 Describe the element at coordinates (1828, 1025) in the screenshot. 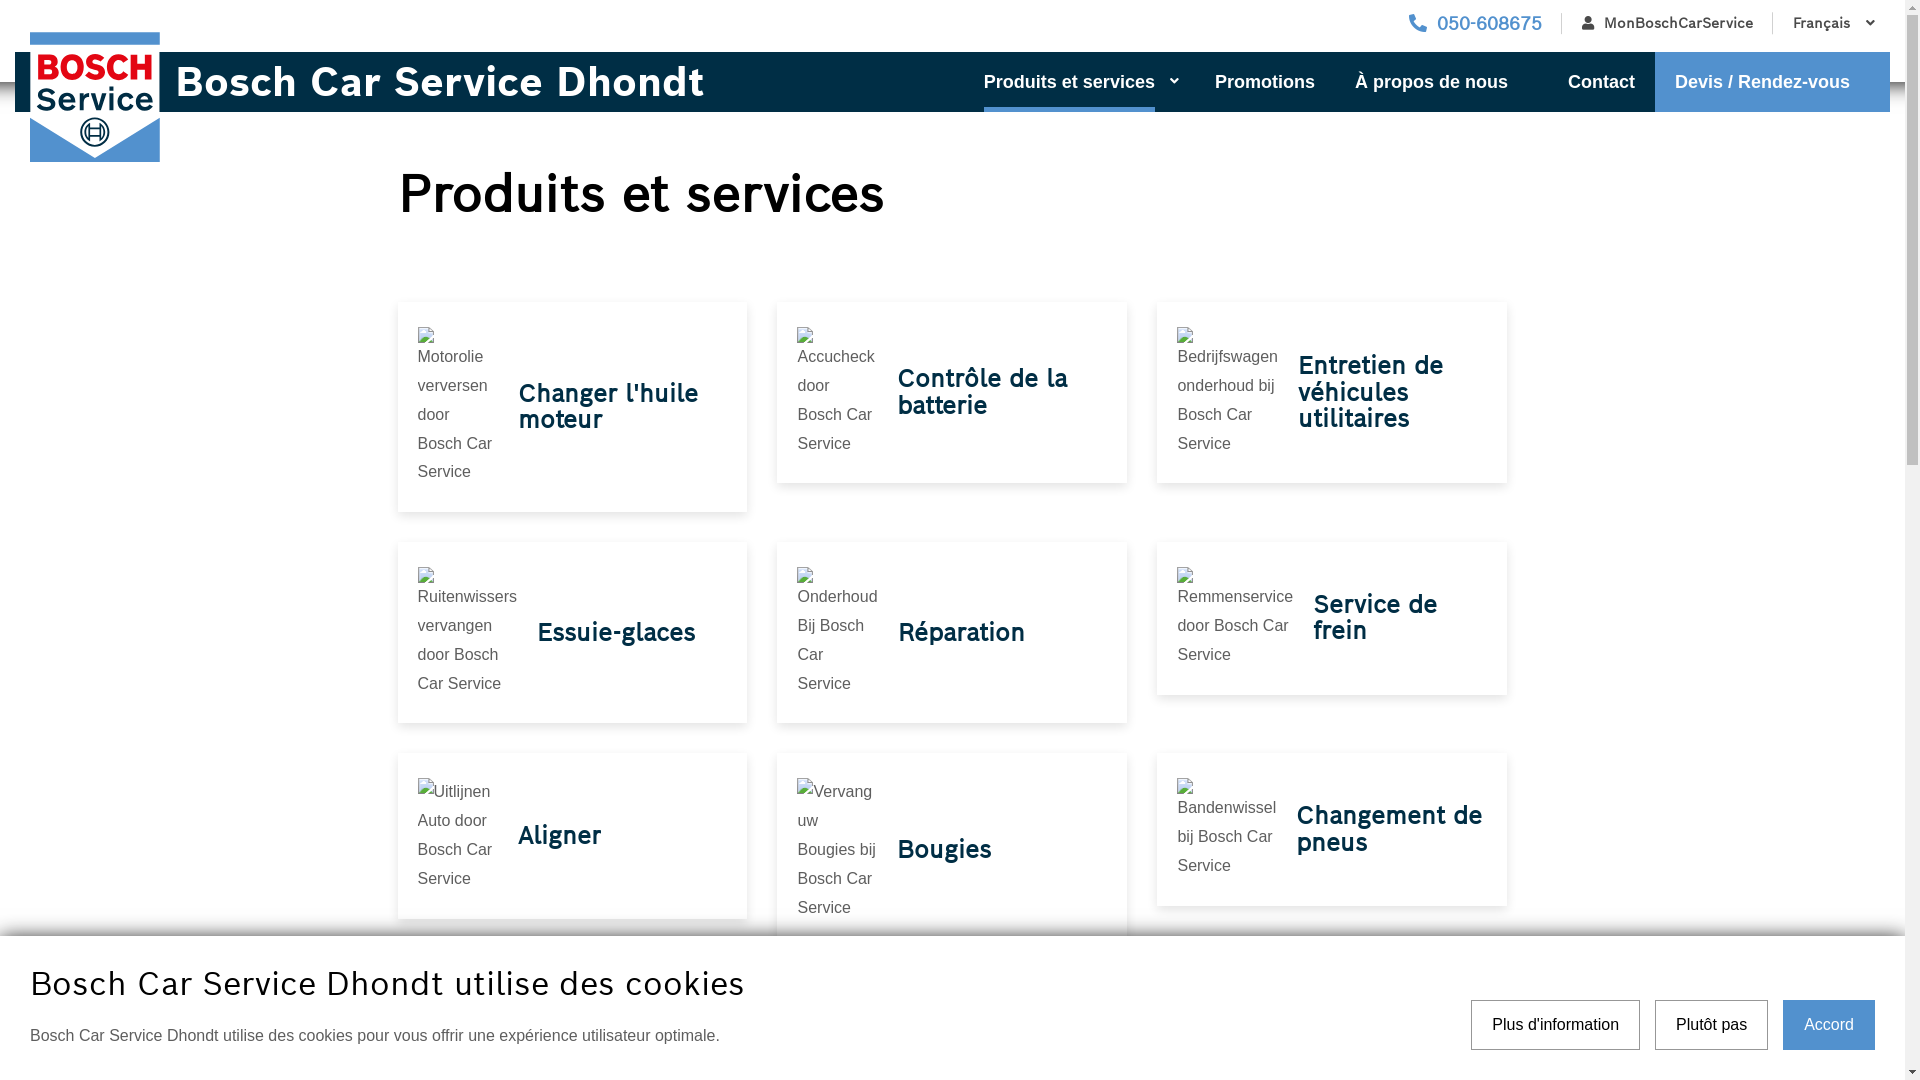

I see `'Accord'` at that location.